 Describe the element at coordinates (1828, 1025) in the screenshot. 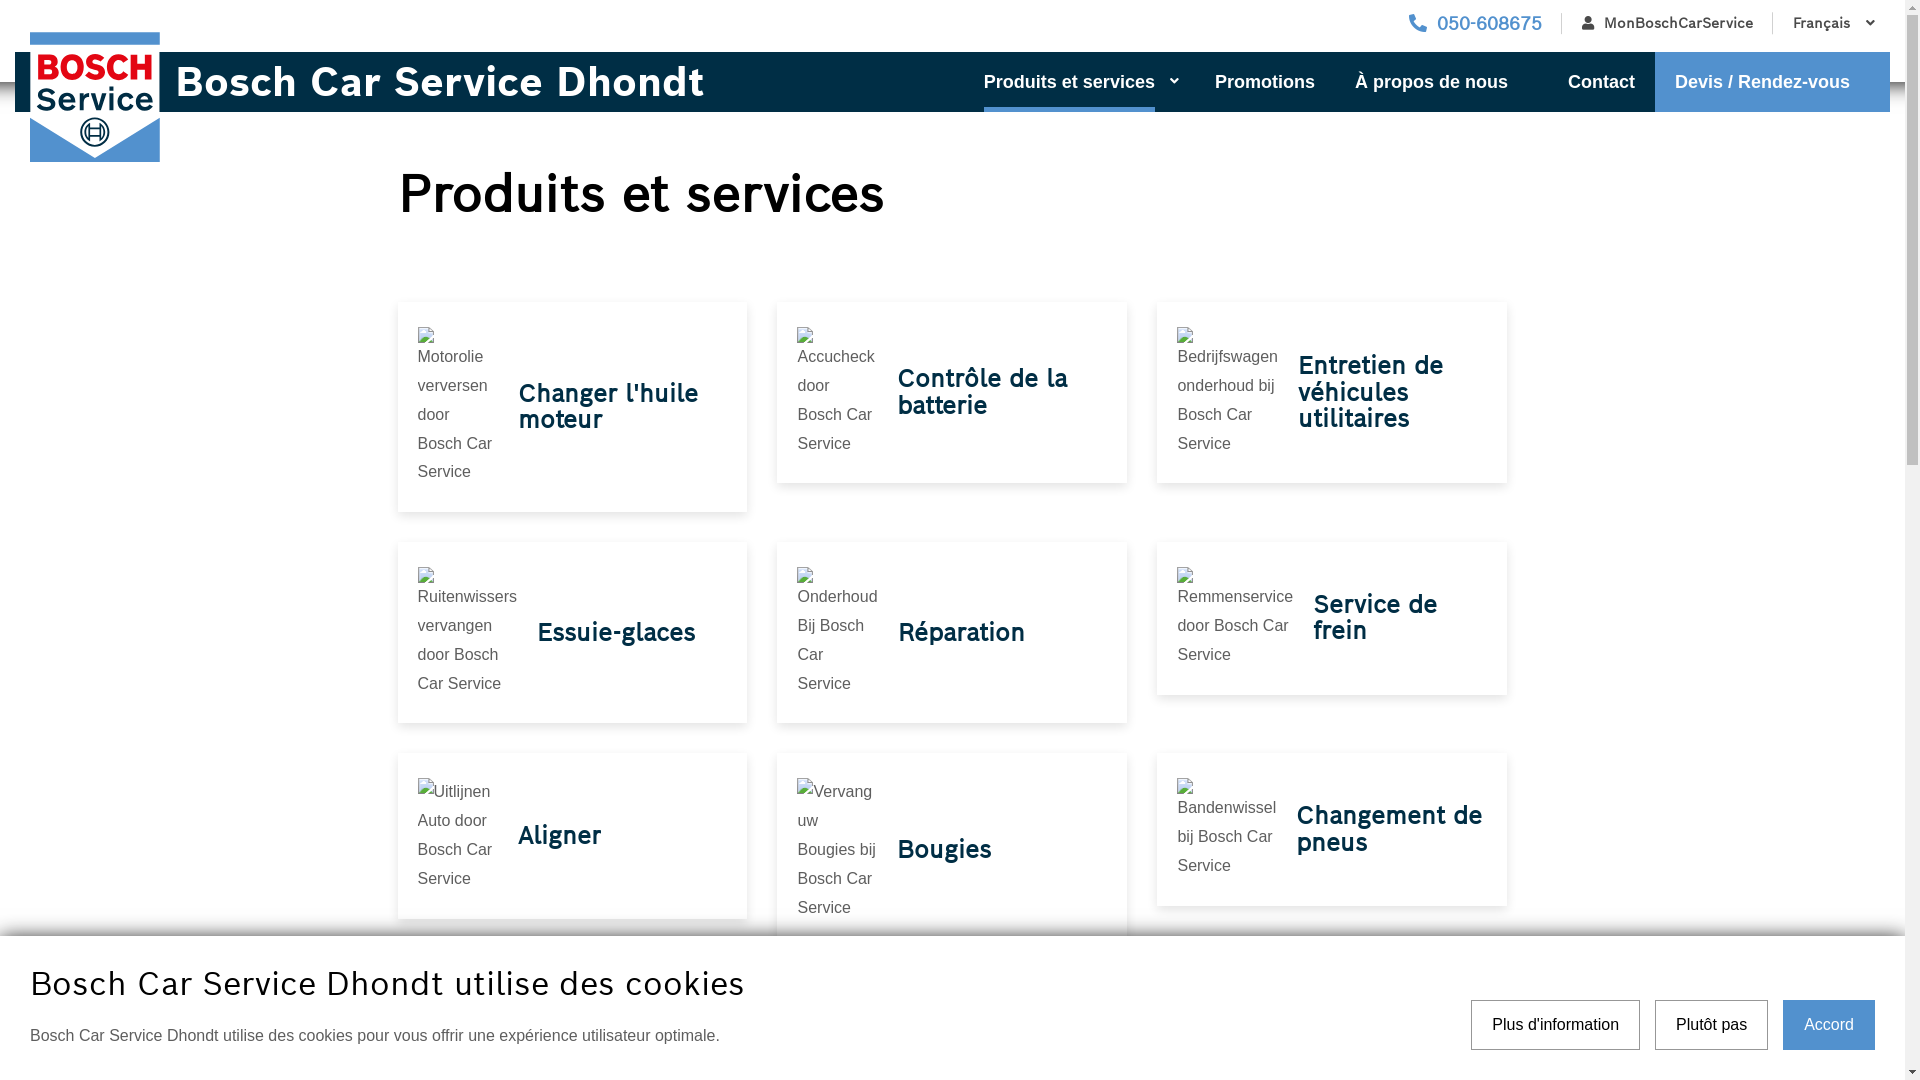

I see `'Accord'` at that location.